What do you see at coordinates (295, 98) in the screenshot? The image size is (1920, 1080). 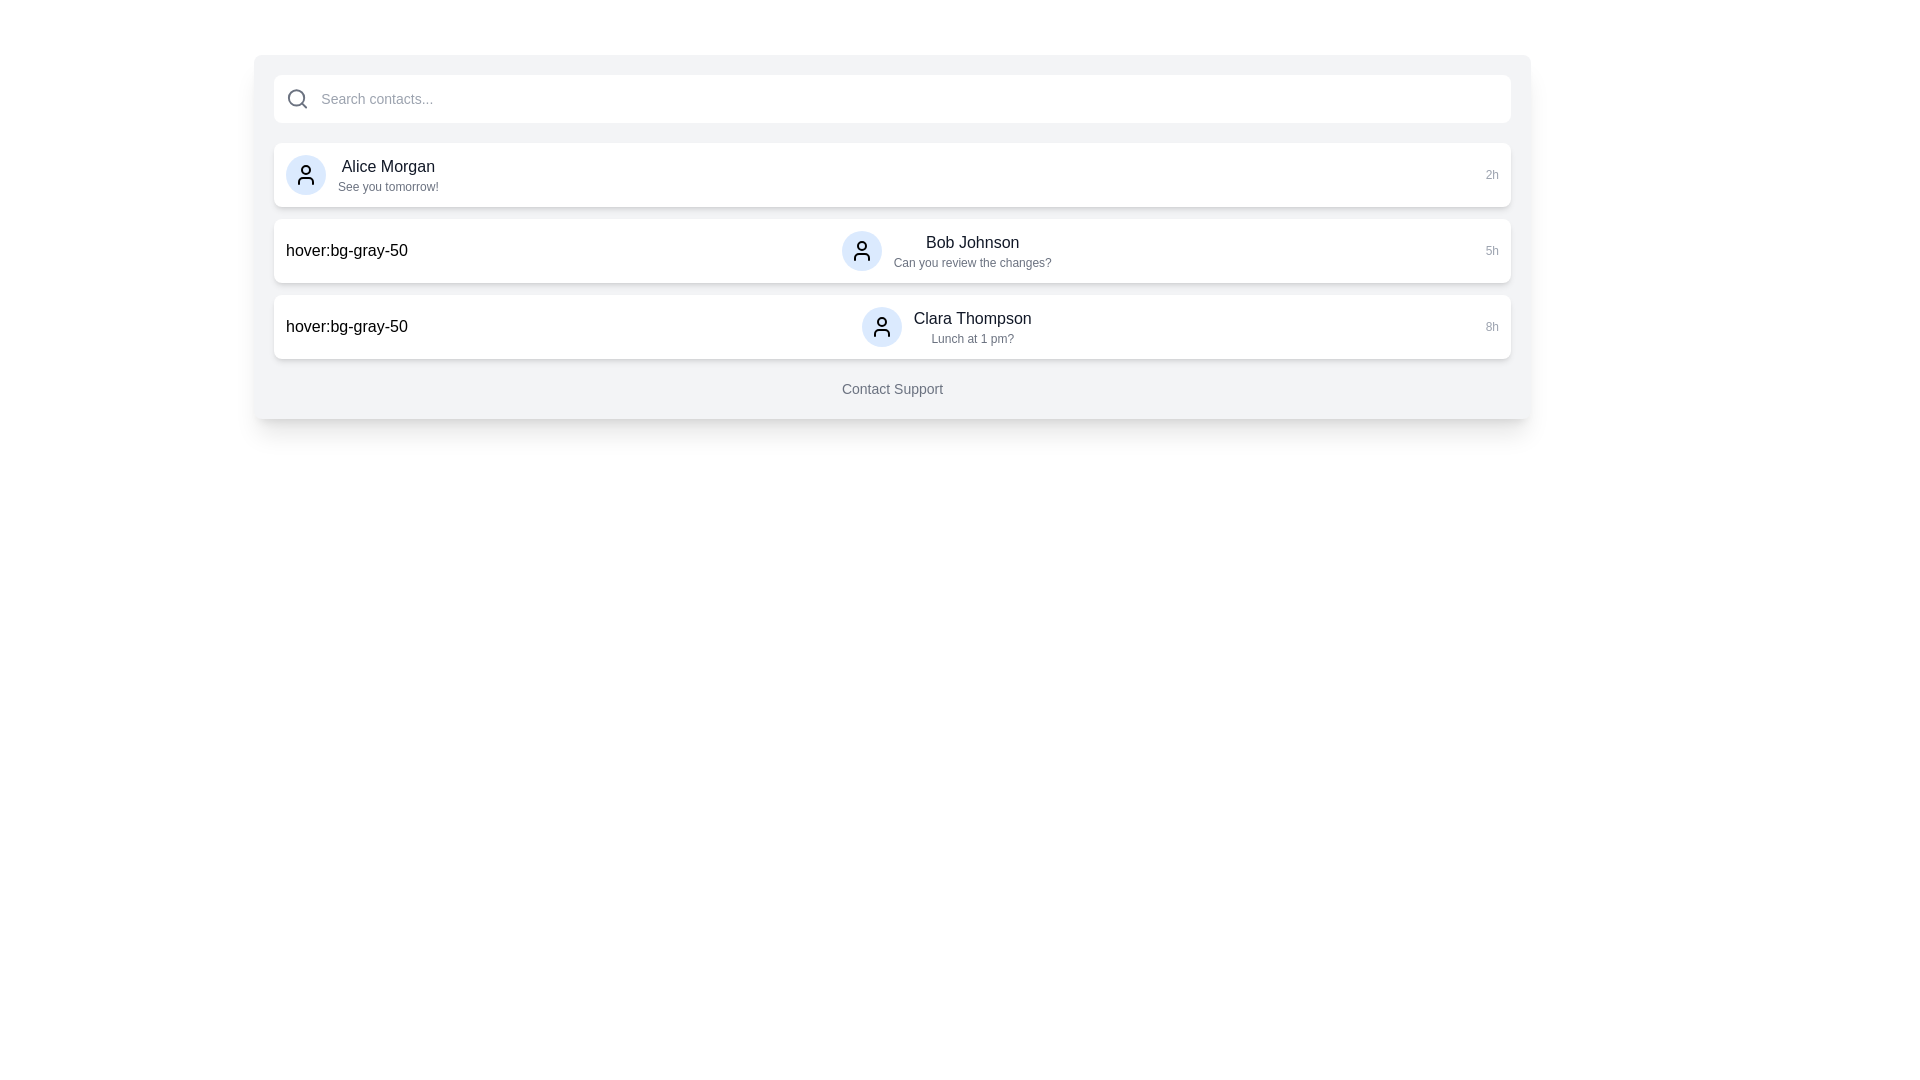 I see `the search icon represented by the SVG Circle located at the left side of the input field labeled 'Search contacts...'` at bounding box center [295, 98].